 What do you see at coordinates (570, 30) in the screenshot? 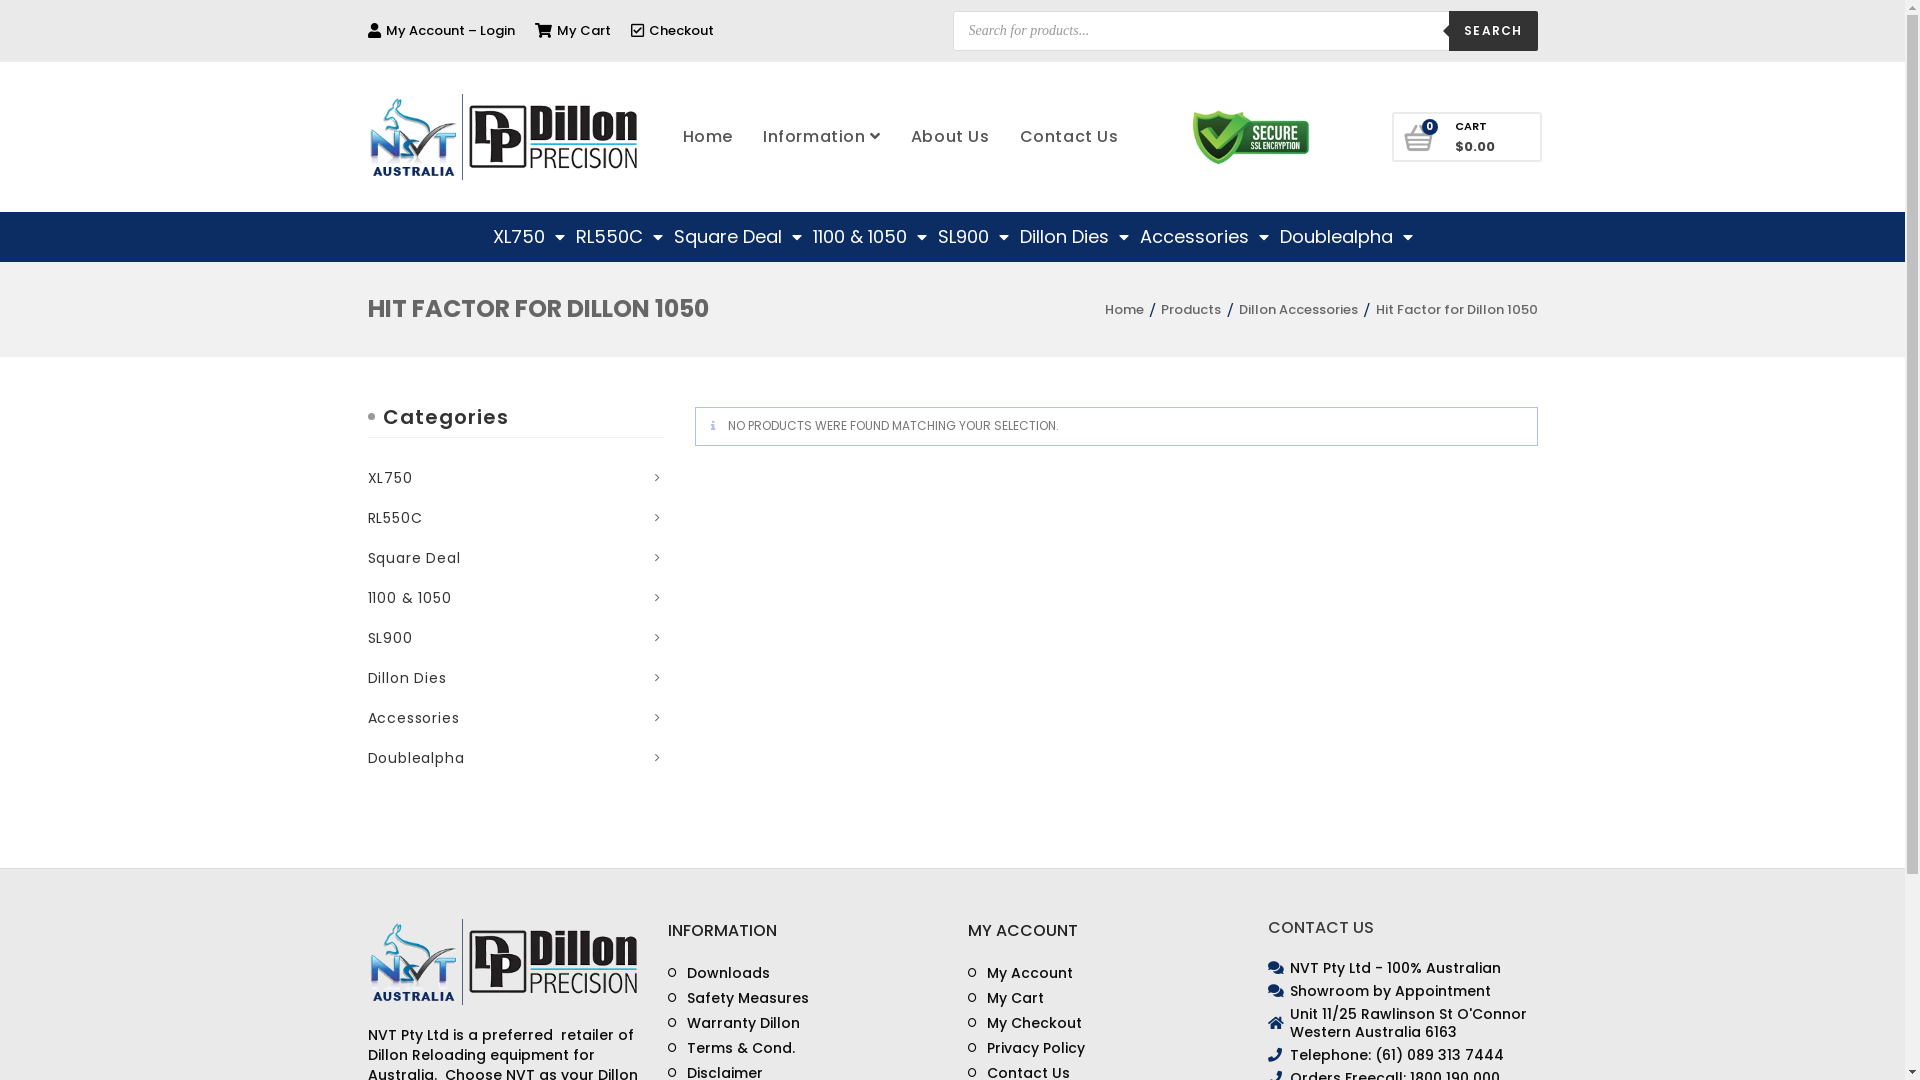
I see `'My Cart'` at bounding box center [570, 30].